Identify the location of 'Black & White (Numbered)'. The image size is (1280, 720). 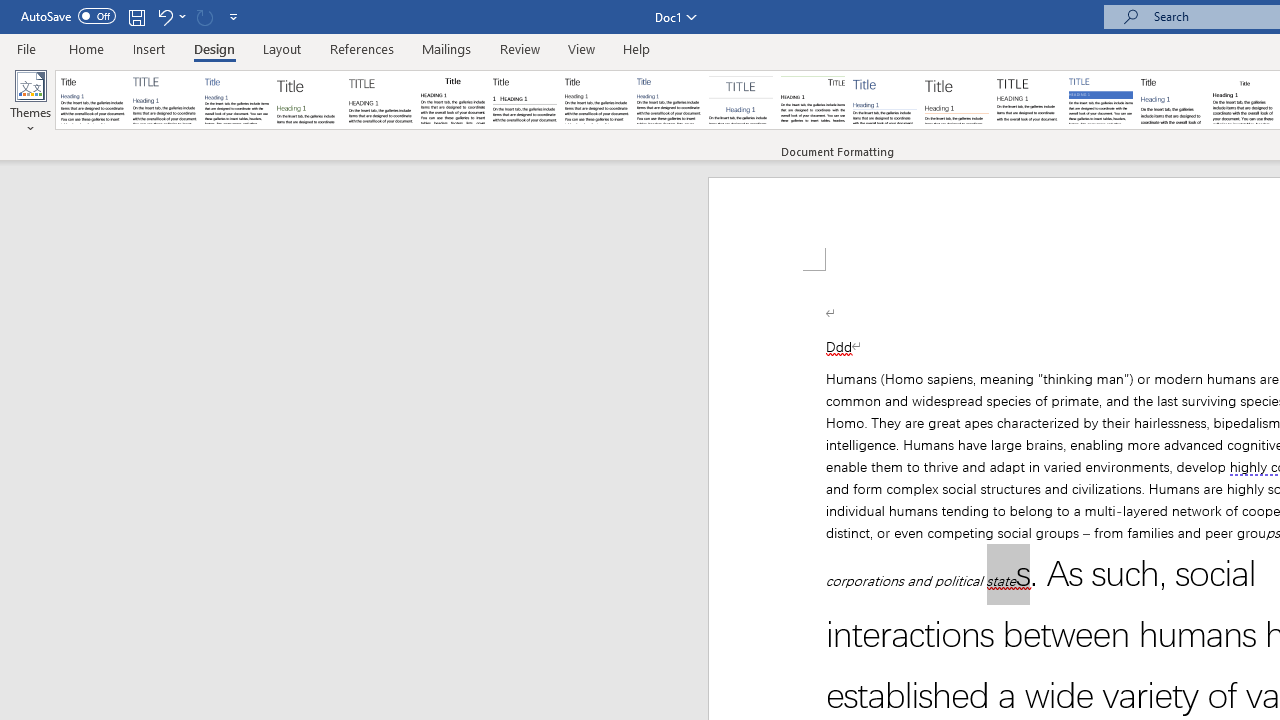
(524, 100).